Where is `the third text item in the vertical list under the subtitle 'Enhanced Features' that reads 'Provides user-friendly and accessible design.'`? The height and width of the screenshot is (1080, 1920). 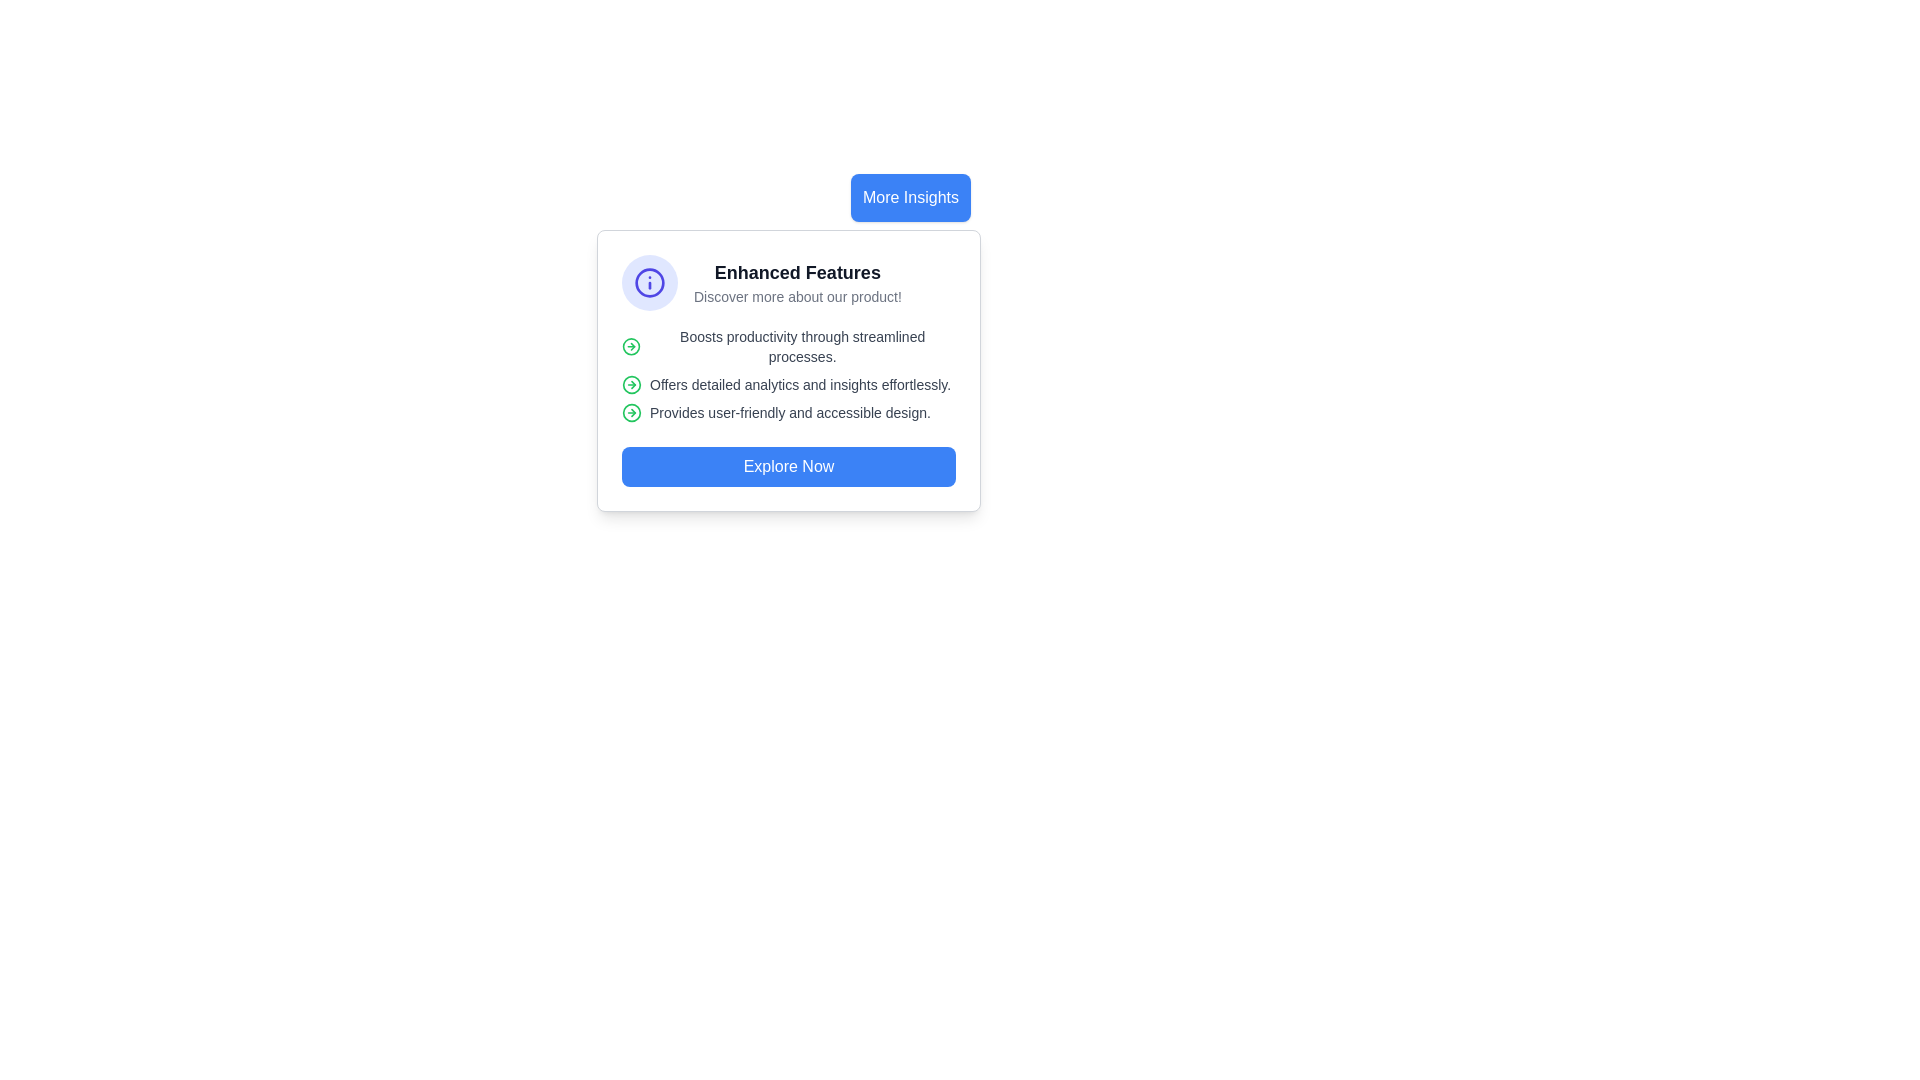 the third text item in the vertical list under the subtitle 'Enhanced Features' that reads 'Provides user-friendly and accessible design.' is located at coordinates (787, 411).